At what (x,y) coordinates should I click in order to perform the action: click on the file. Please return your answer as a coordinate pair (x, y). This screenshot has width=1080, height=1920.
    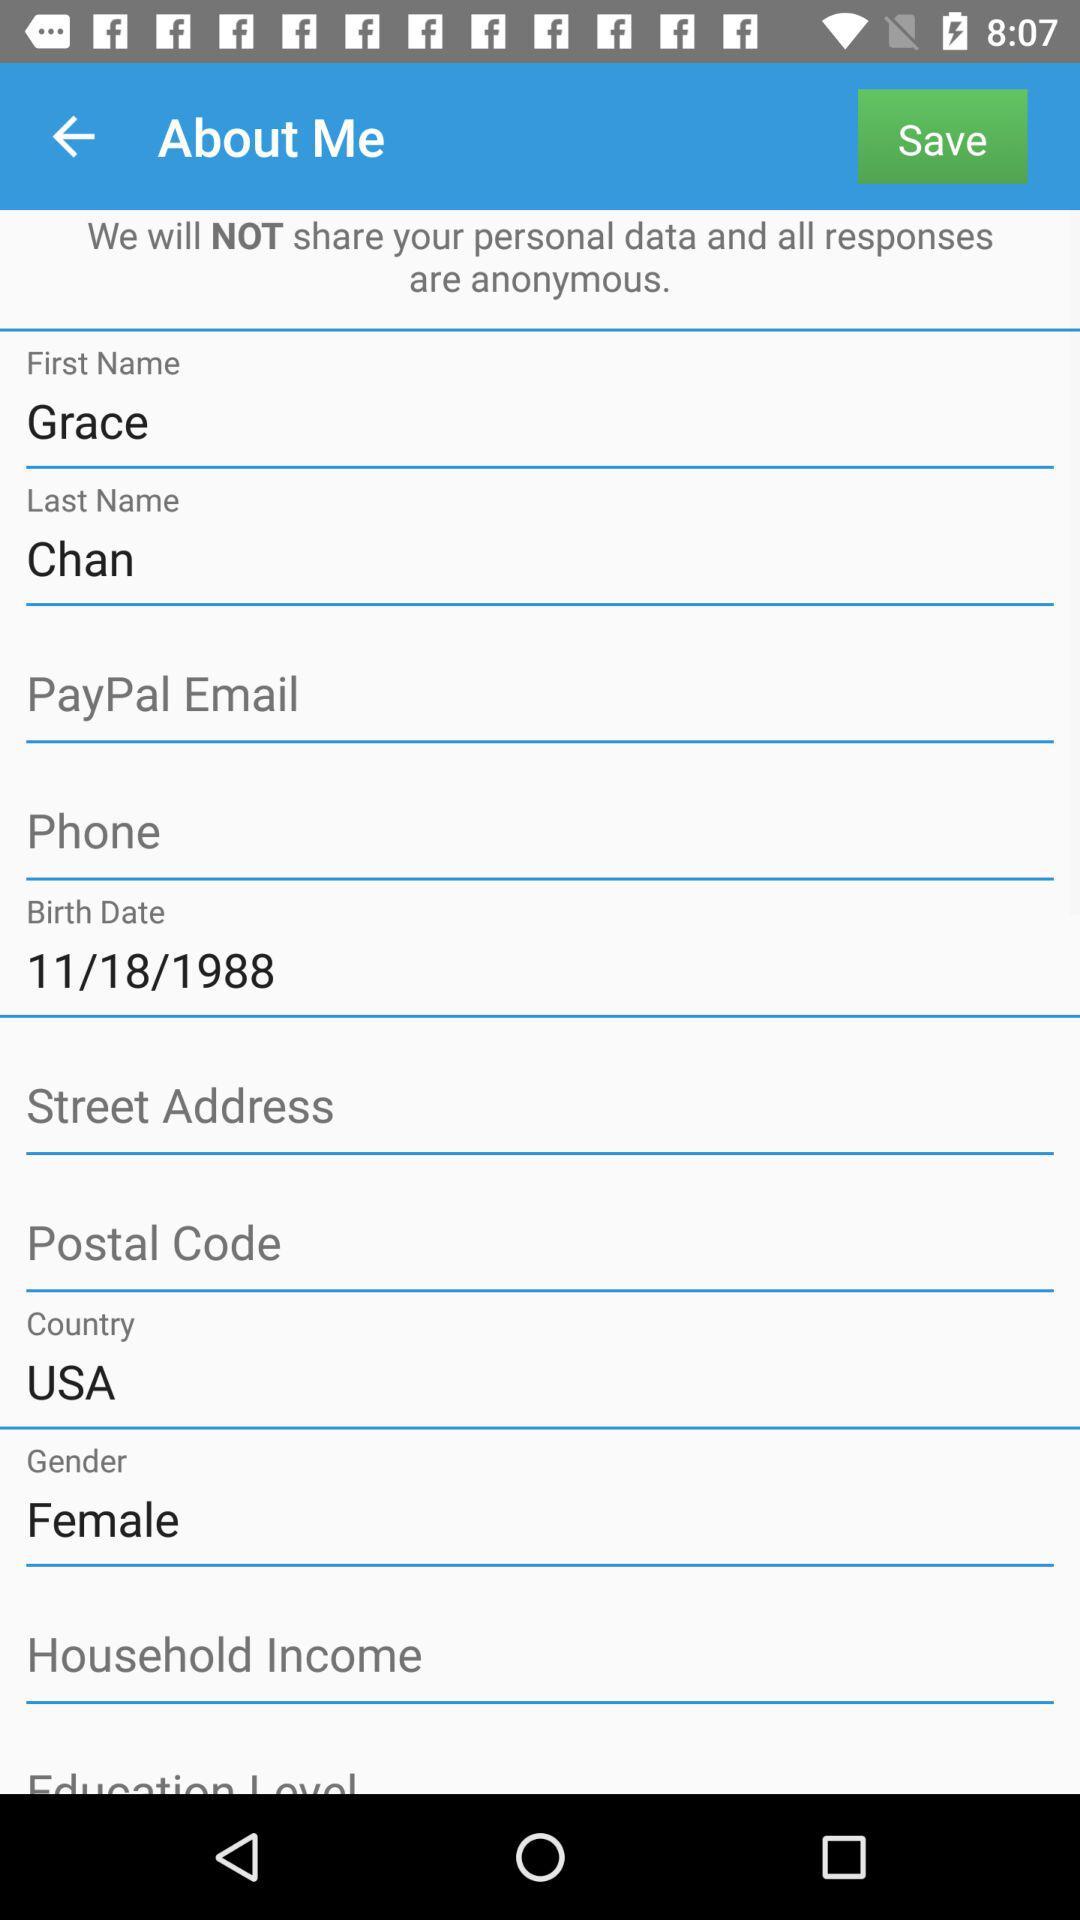
    Looking at the image, I should click on (540, 832).